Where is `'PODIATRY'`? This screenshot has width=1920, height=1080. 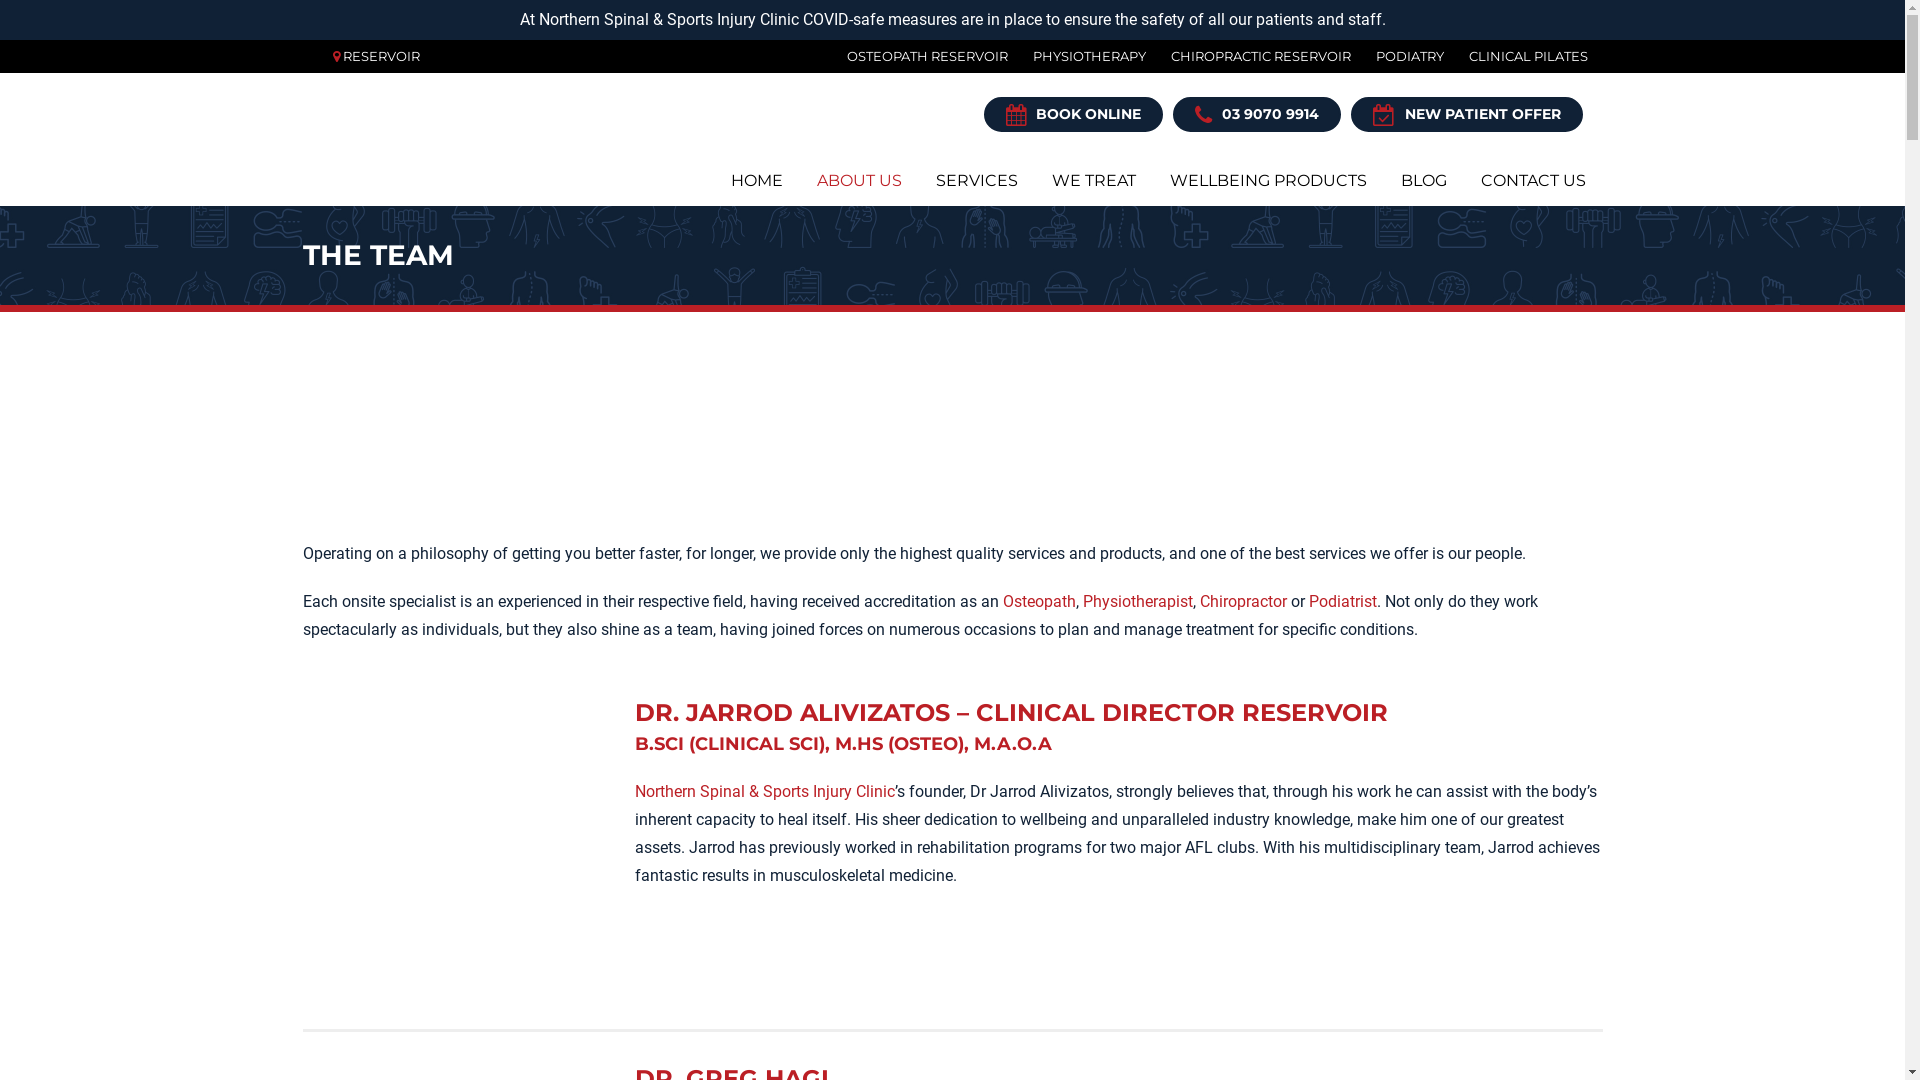
'PODIATRY' is located at coordinates (1395, 55).